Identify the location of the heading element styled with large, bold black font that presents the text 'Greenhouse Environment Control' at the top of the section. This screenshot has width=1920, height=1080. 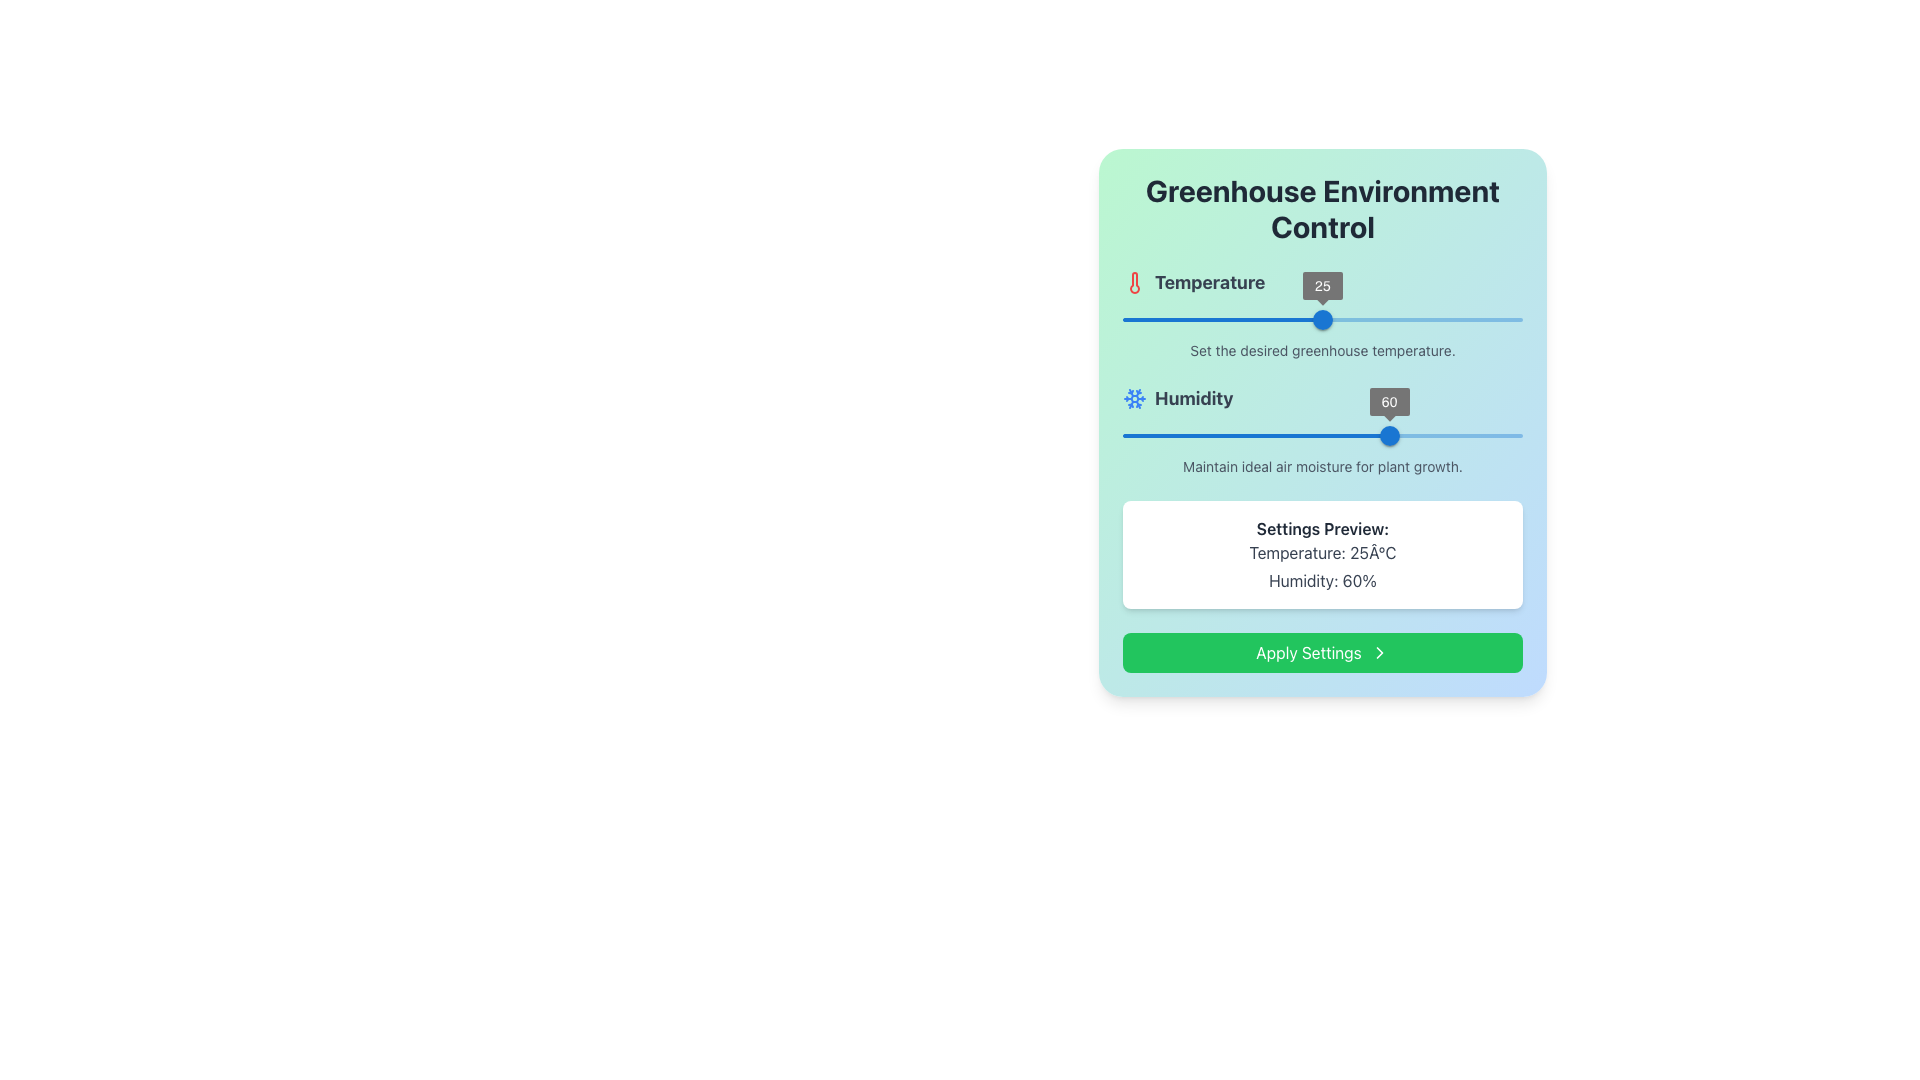
(1323, 208).